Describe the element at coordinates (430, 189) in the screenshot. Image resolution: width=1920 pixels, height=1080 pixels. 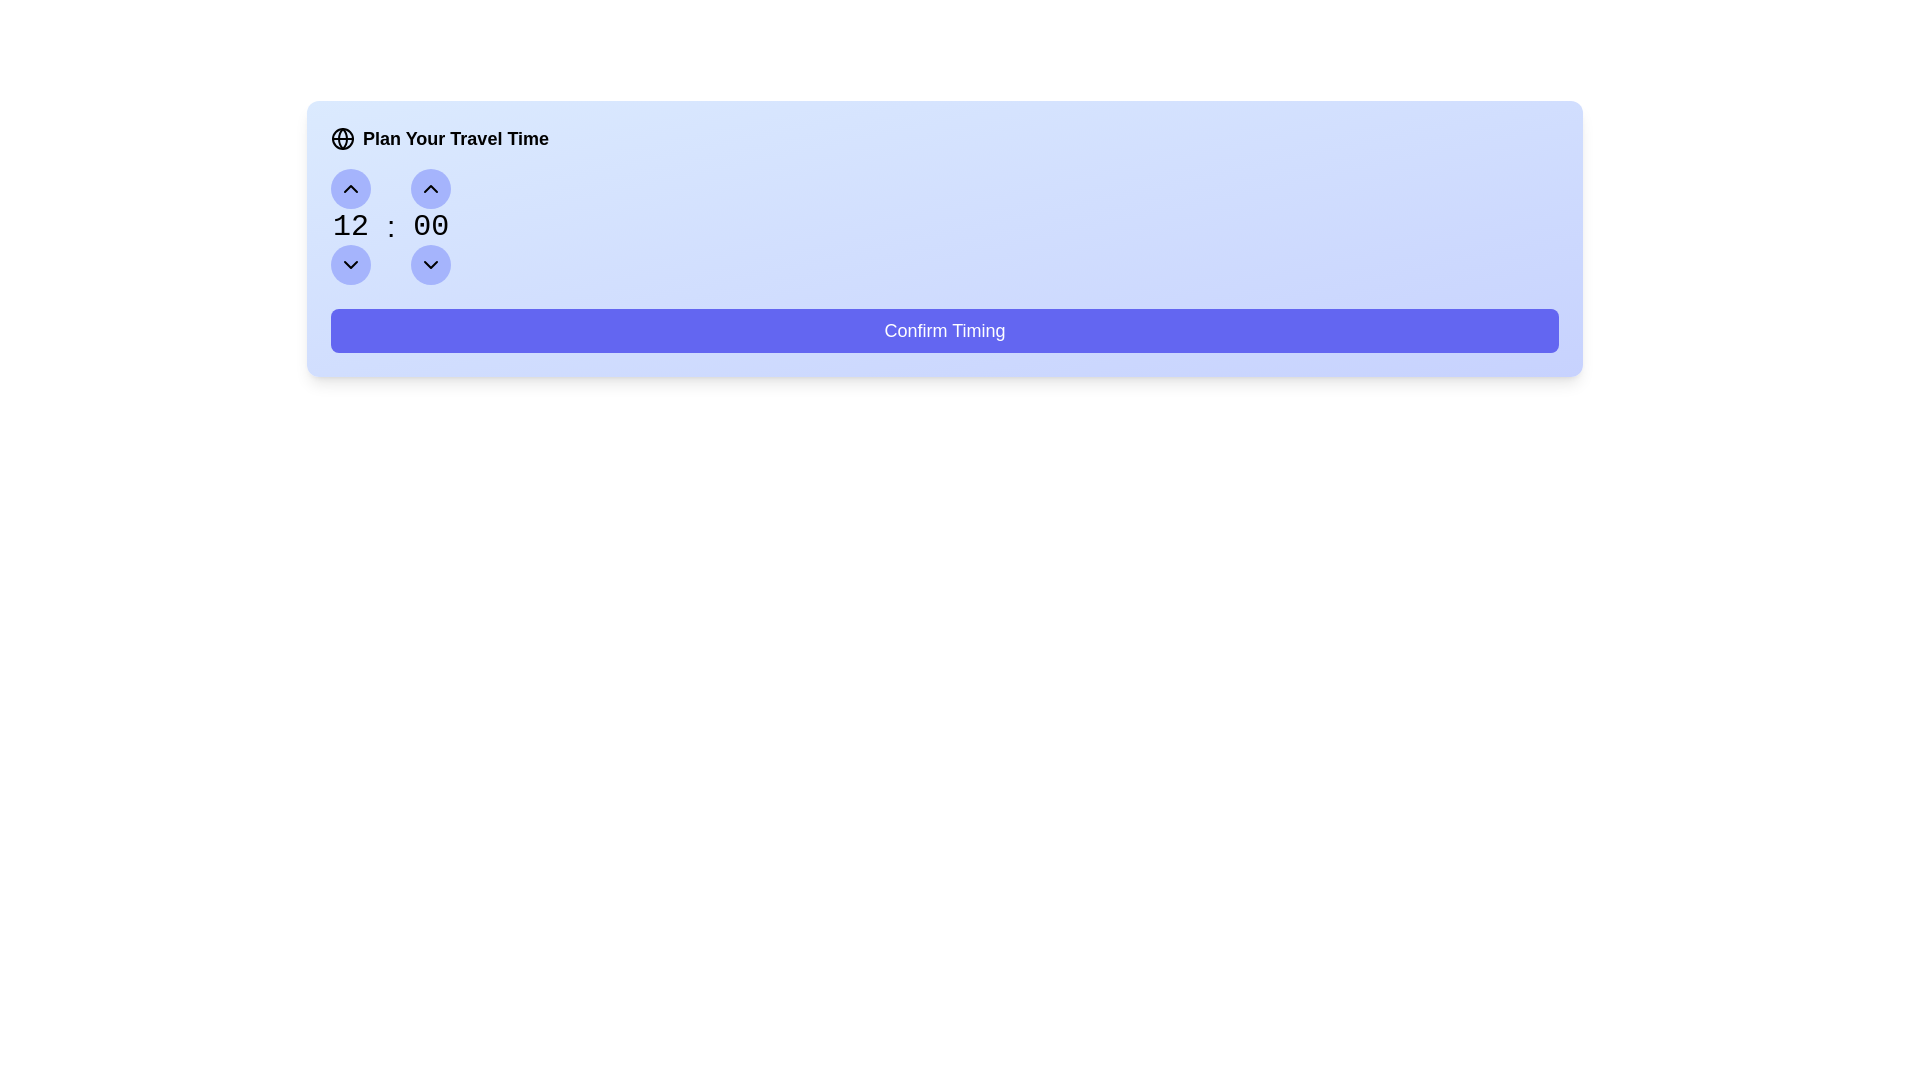
I see `the chevron up icon button located in the 'Plan Your Travel Time' panel to increment the hour value by one unit` at that location.